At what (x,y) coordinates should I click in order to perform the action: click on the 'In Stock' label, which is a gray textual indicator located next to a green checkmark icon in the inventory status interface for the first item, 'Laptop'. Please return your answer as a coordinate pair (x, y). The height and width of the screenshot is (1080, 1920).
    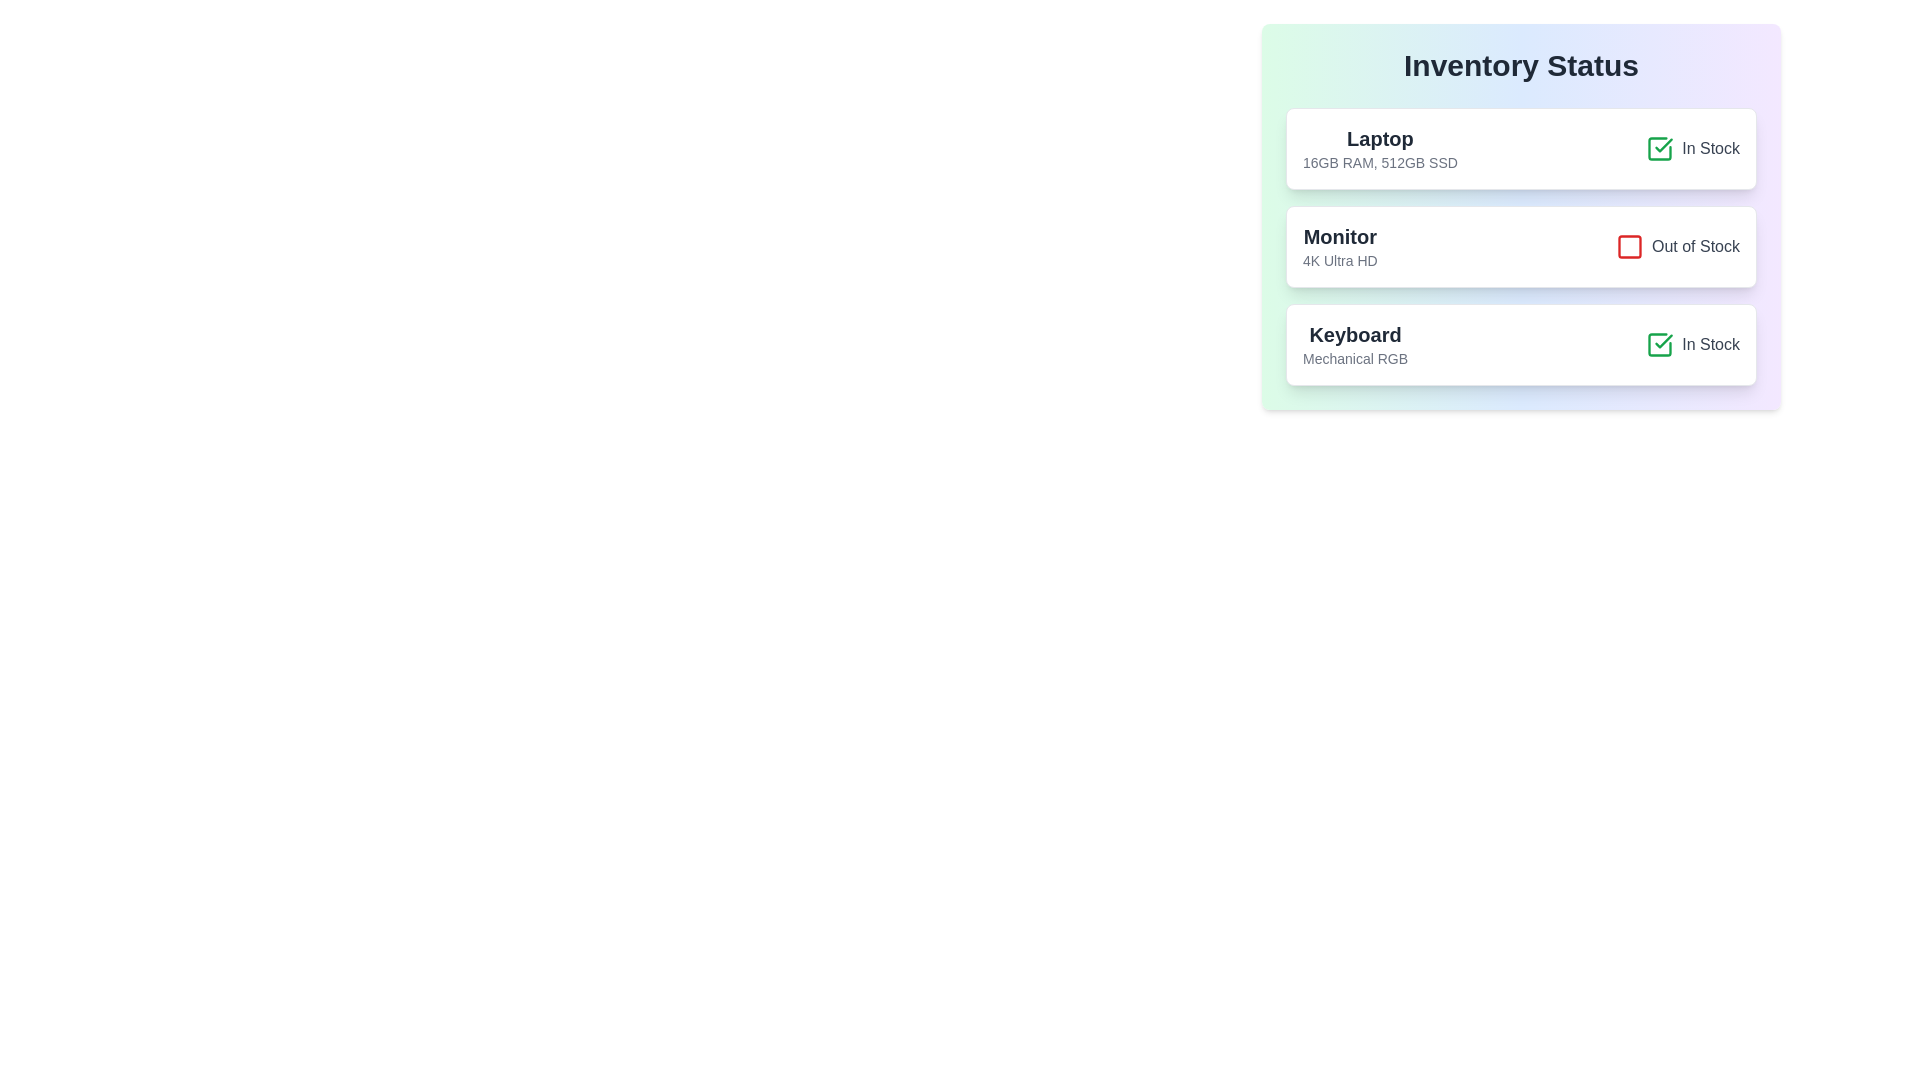
    Looking at the image, I should click on (1710, 148).